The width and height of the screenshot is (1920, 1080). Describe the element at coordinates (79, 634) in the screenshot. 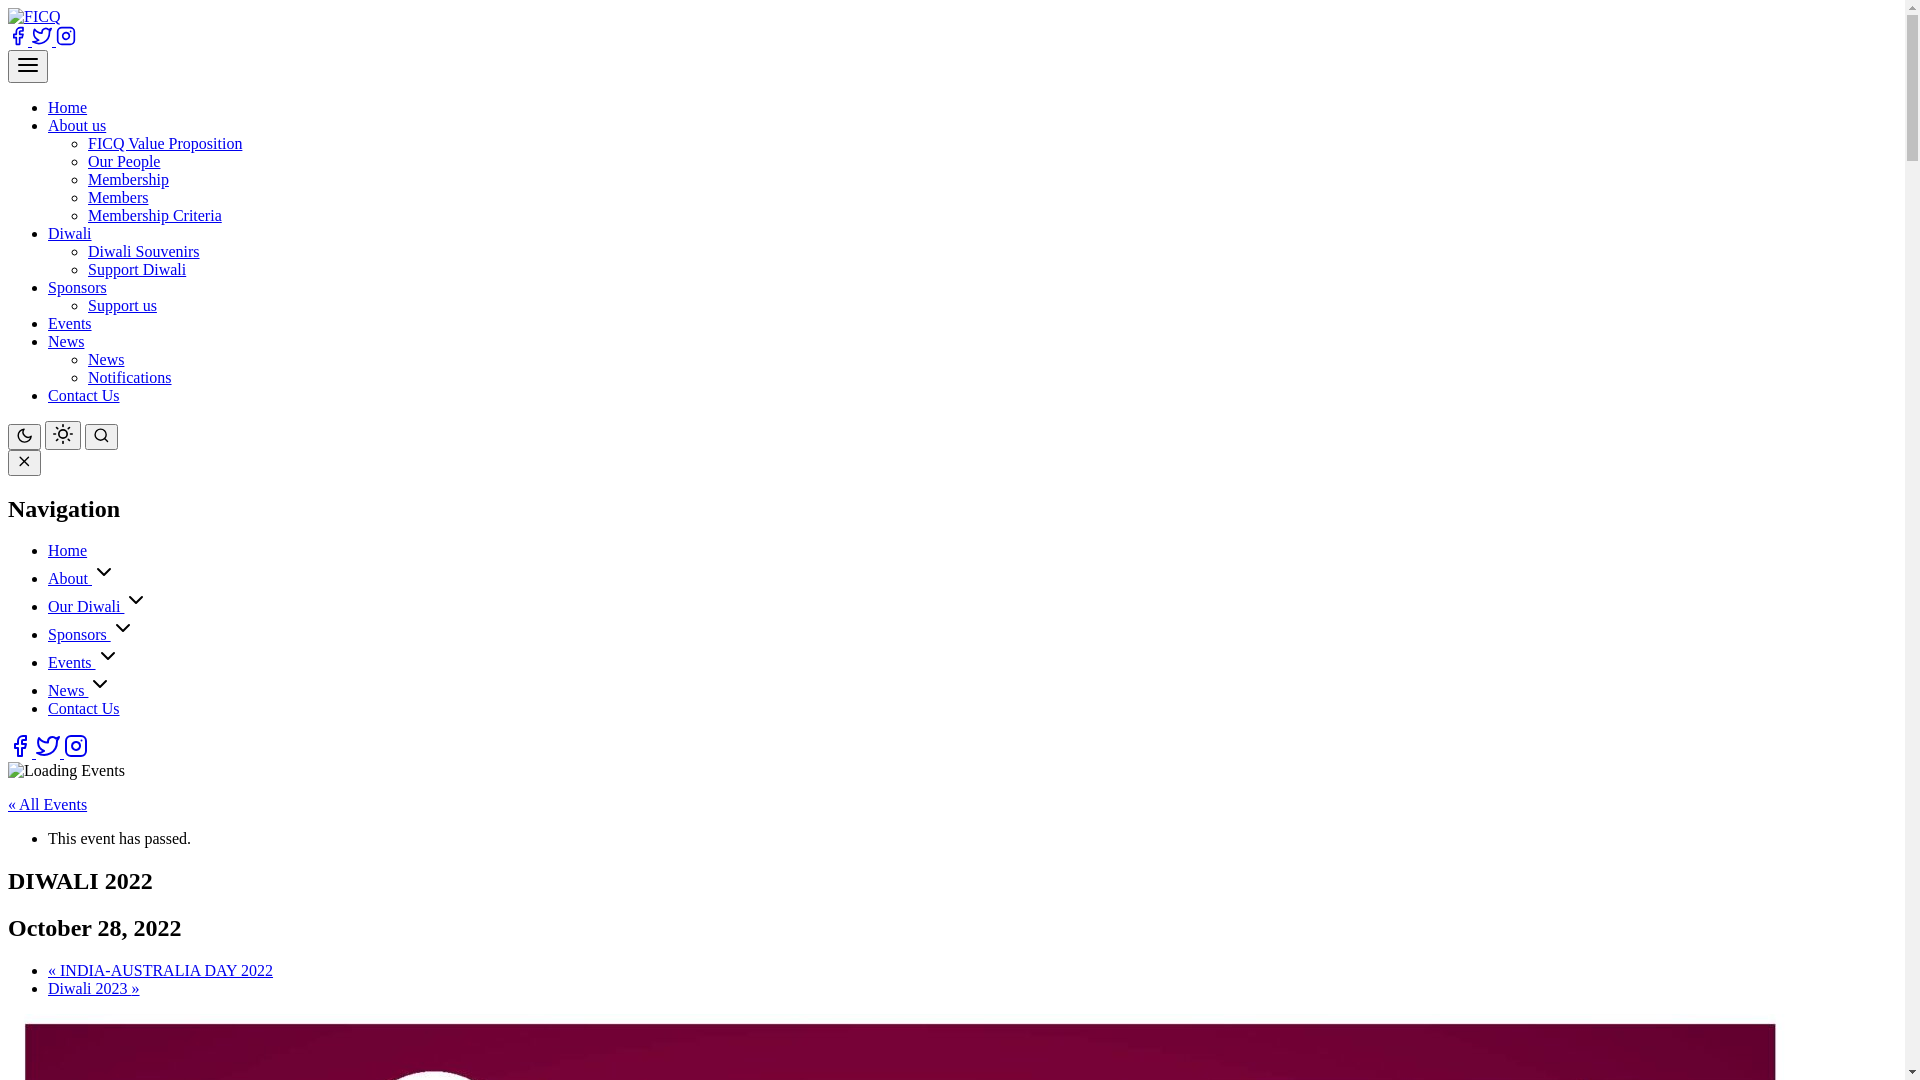

I see `'Sponsors'` at that location.